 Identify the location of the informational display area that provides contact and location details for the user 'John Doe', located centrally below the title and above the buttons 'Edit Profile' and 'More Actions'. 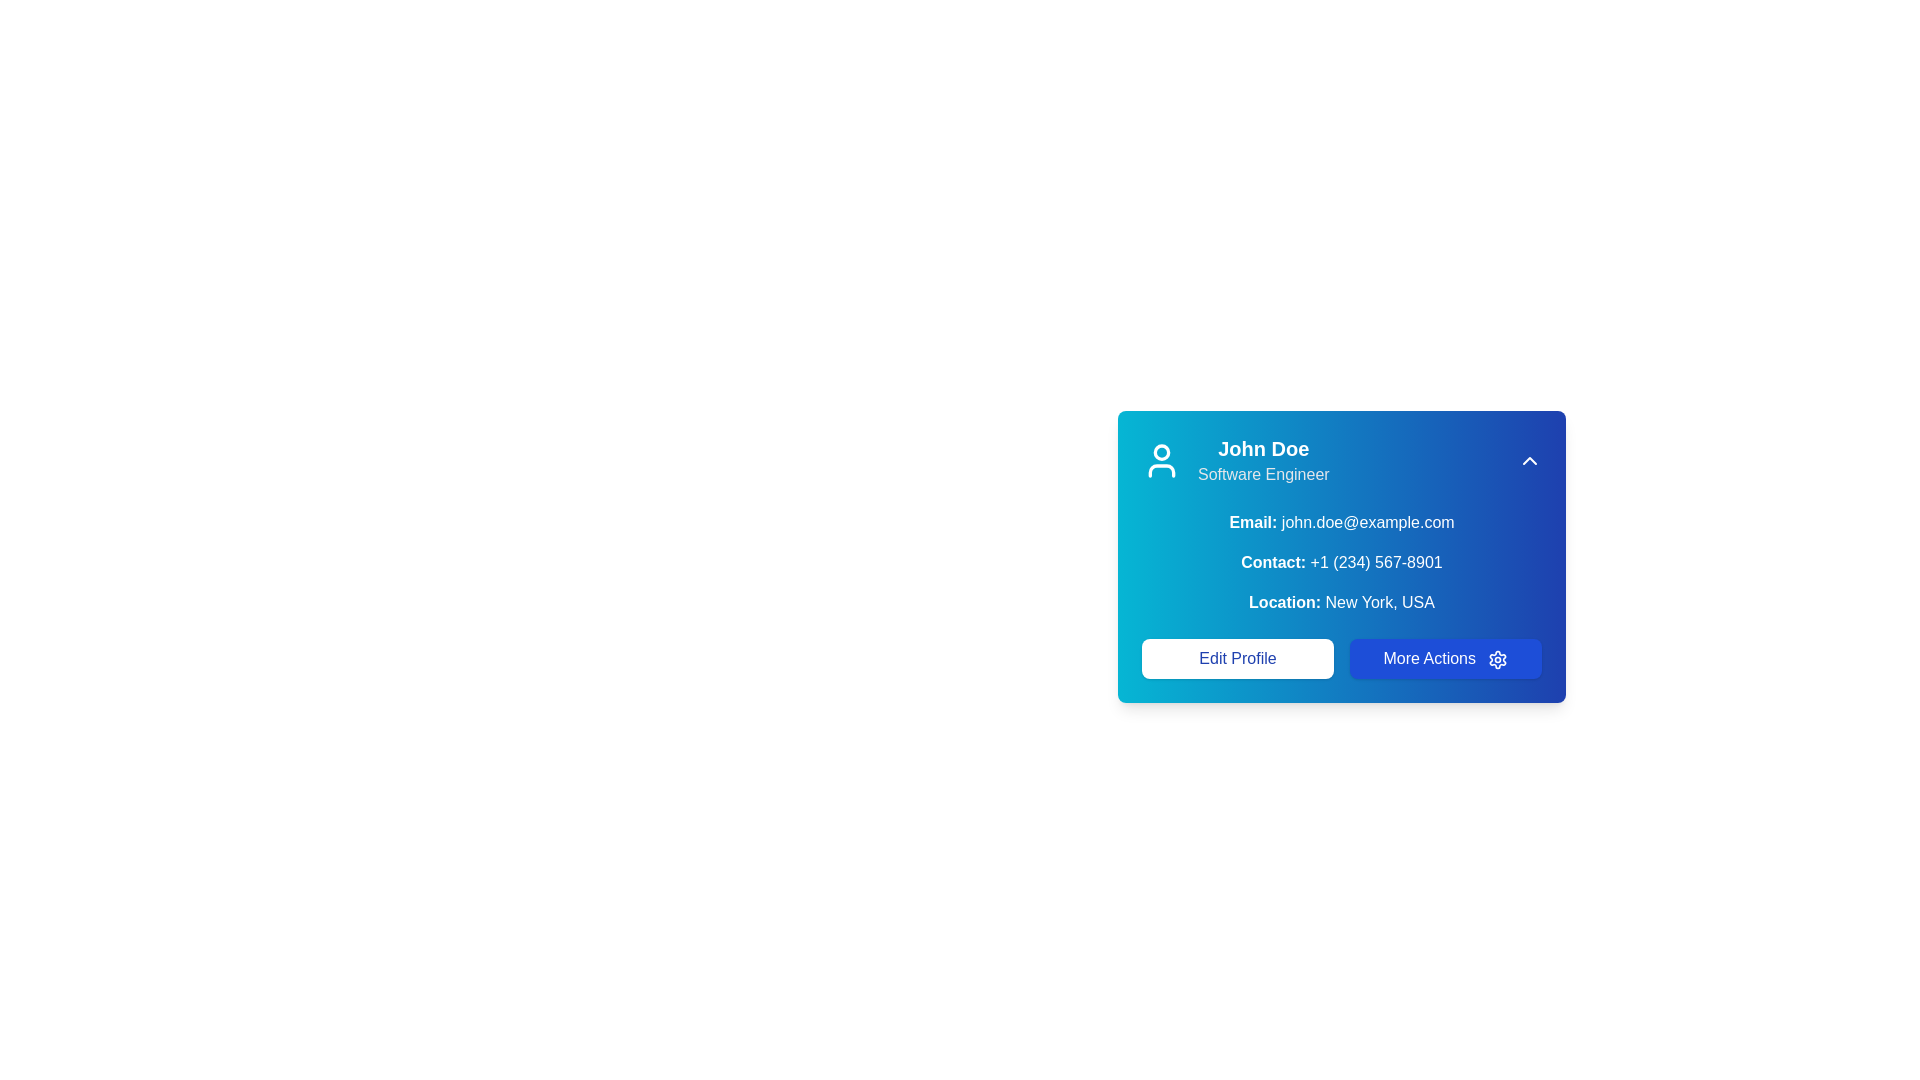
(1342, 563).